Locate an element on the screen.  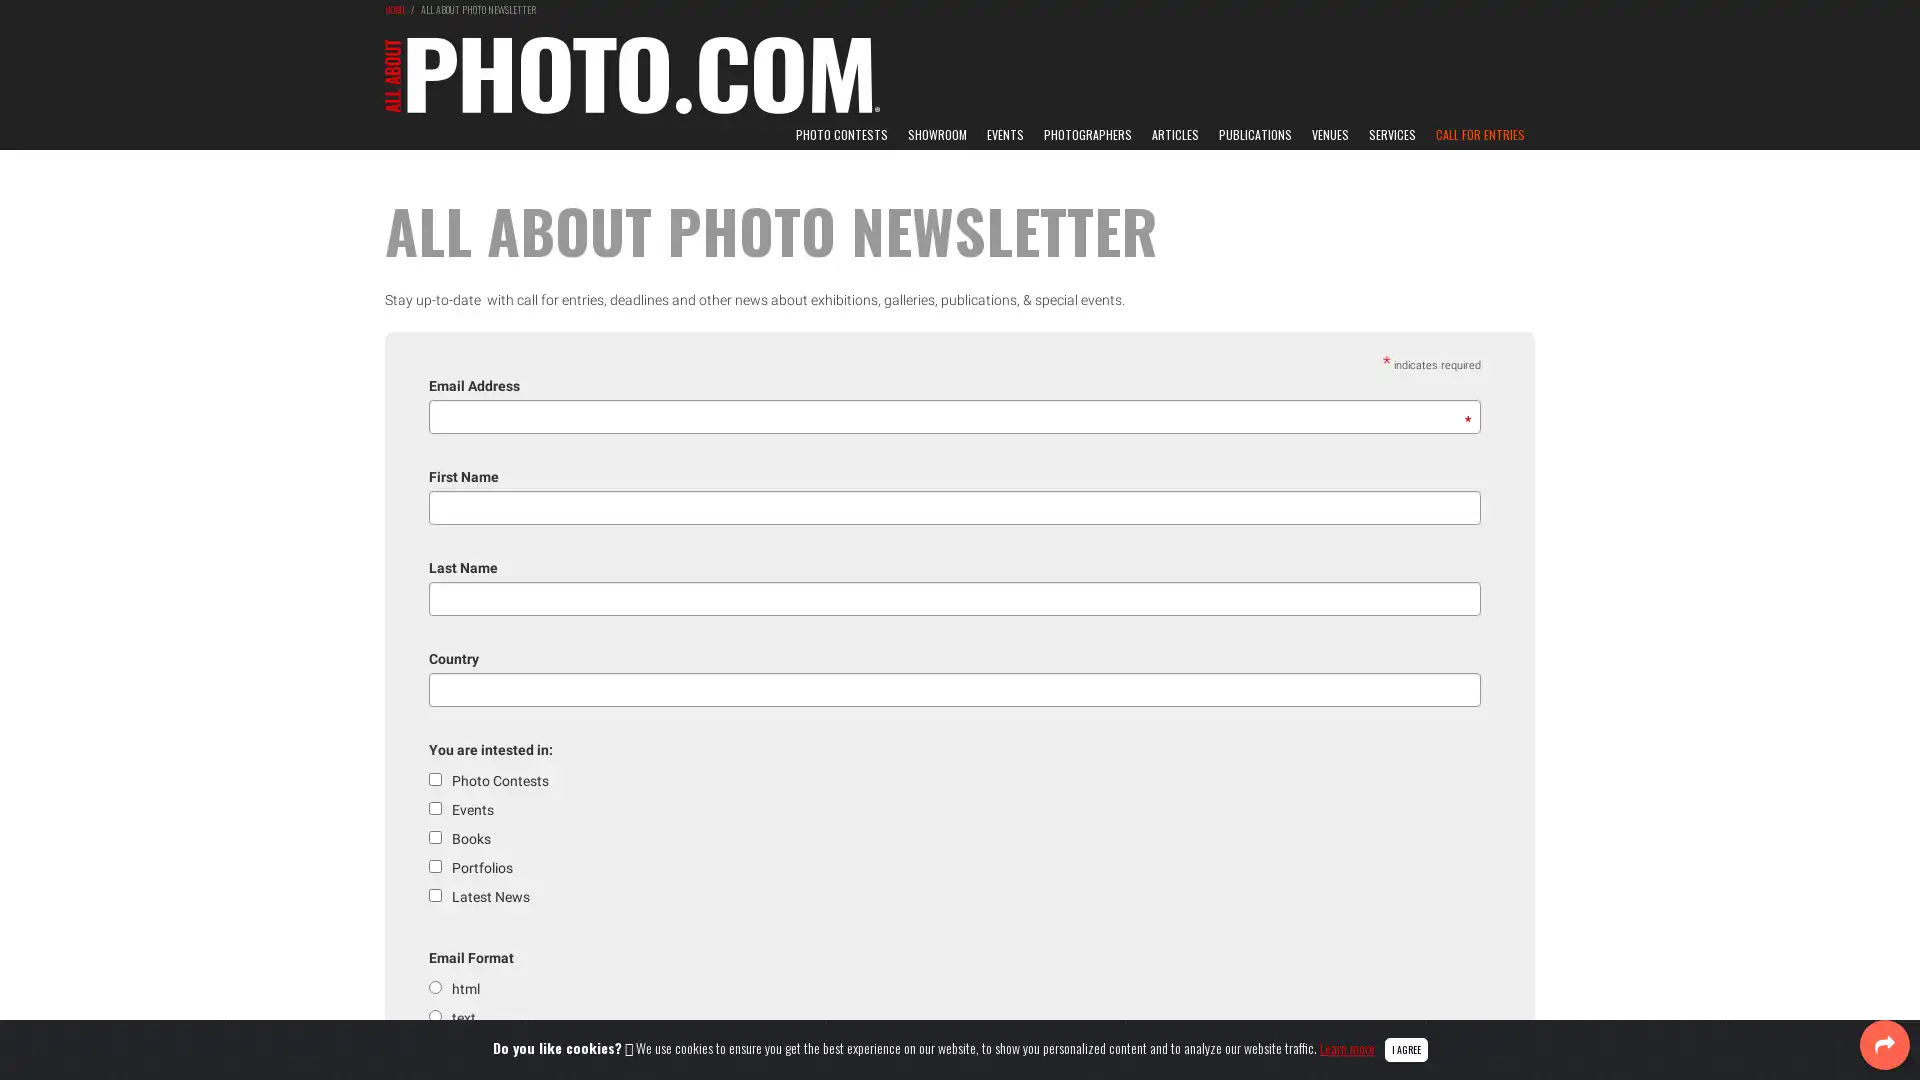
ARTICLES is located at coordinates (1175, 135).